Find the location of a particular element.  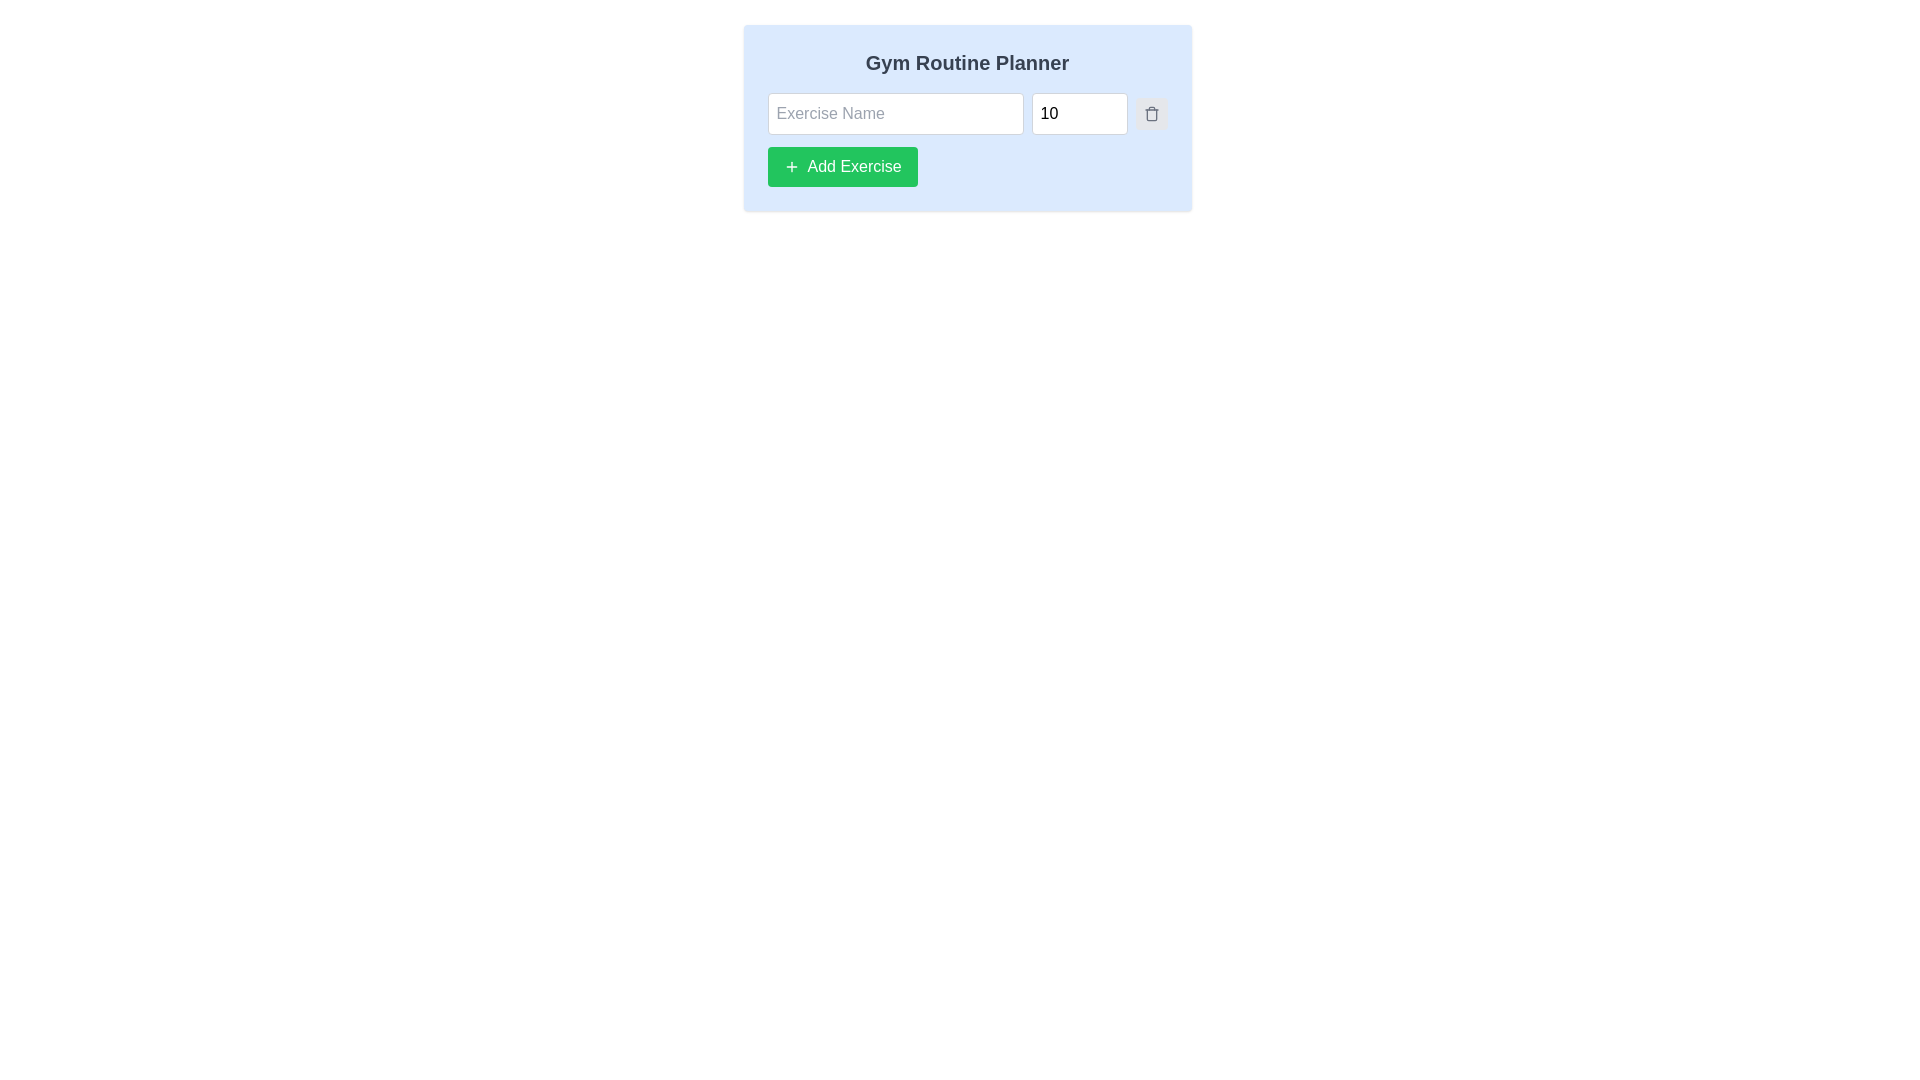

the 'Add Exercise' icon located within the green rectangular button, positioned towards the left side of the text is located at coordinates (790, 165).